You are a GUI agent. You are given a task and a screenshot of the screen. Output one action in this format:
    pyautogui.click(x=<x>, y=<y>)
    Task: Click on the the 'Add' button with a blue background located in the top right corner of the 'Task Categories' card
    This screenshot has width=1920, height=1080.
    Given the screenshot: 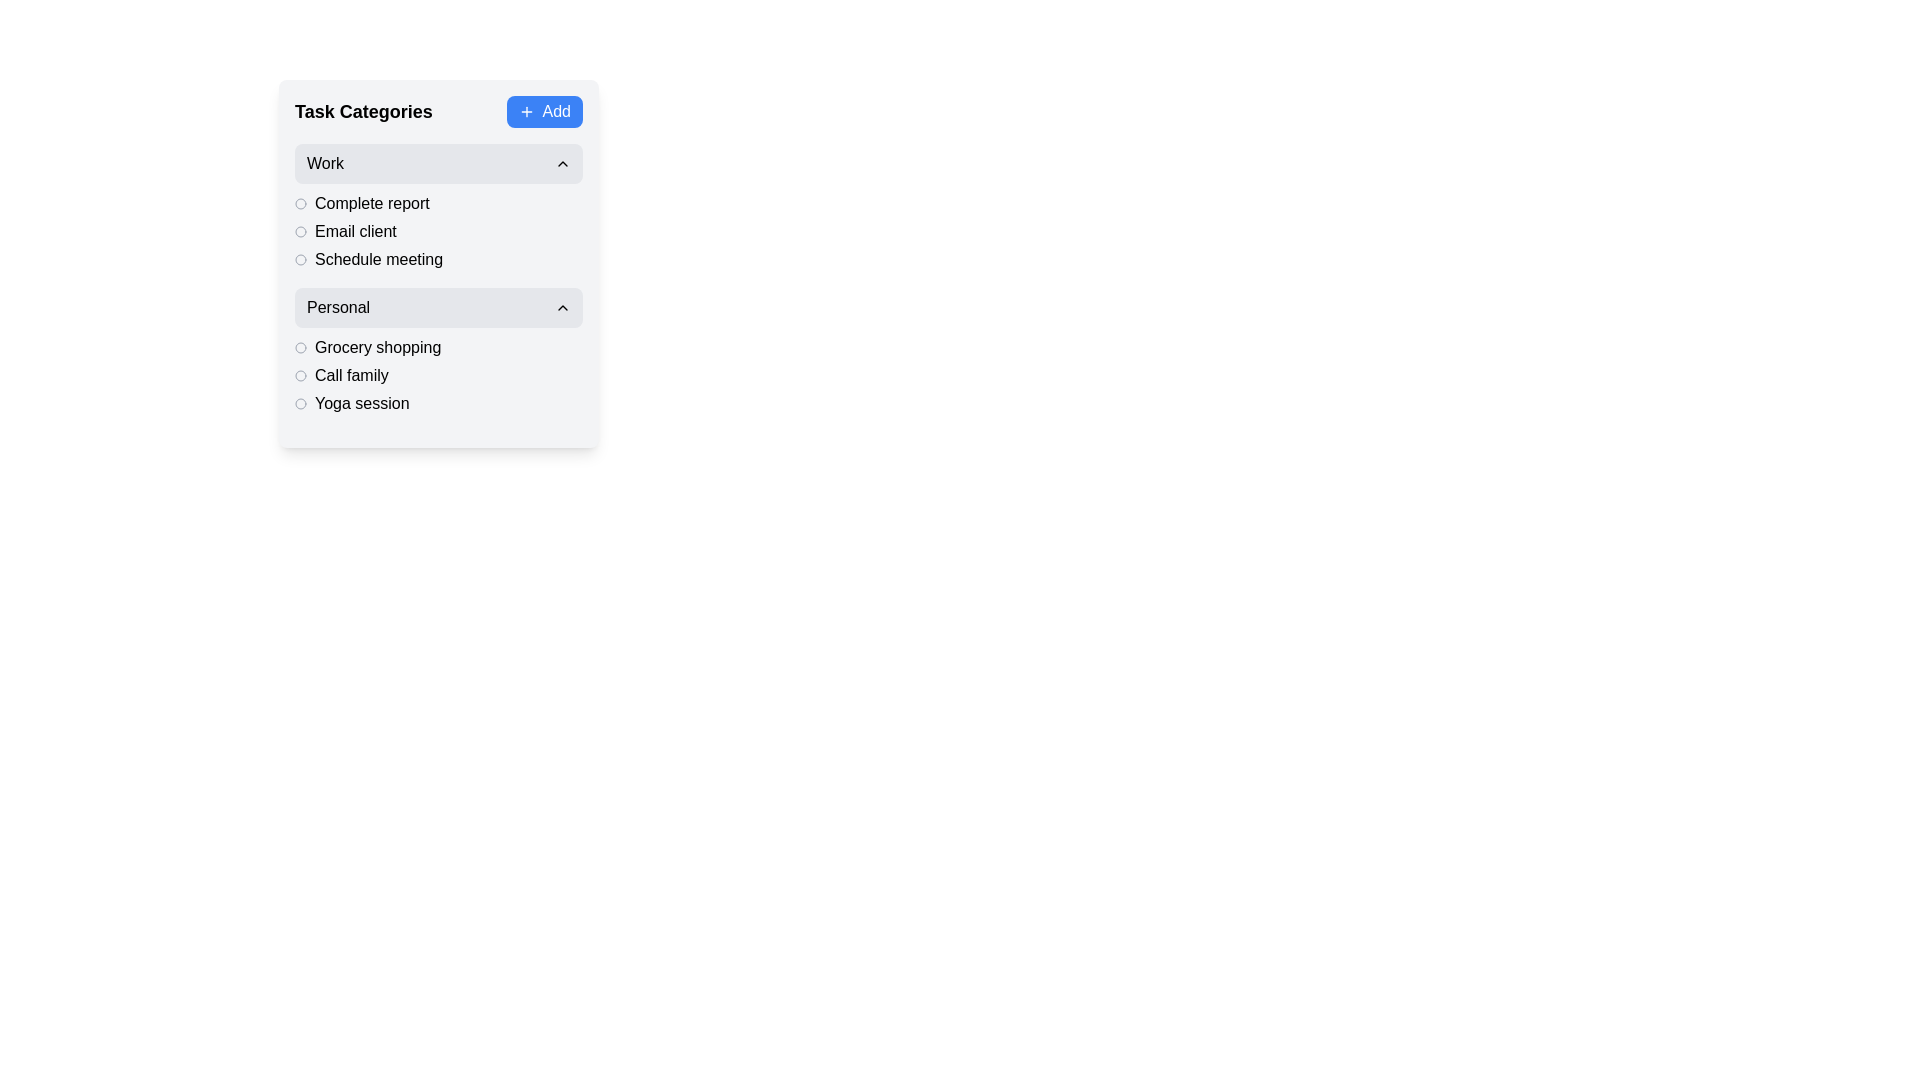 What is the action you would take?
    pyautogui.click(x=556, y=111)
    